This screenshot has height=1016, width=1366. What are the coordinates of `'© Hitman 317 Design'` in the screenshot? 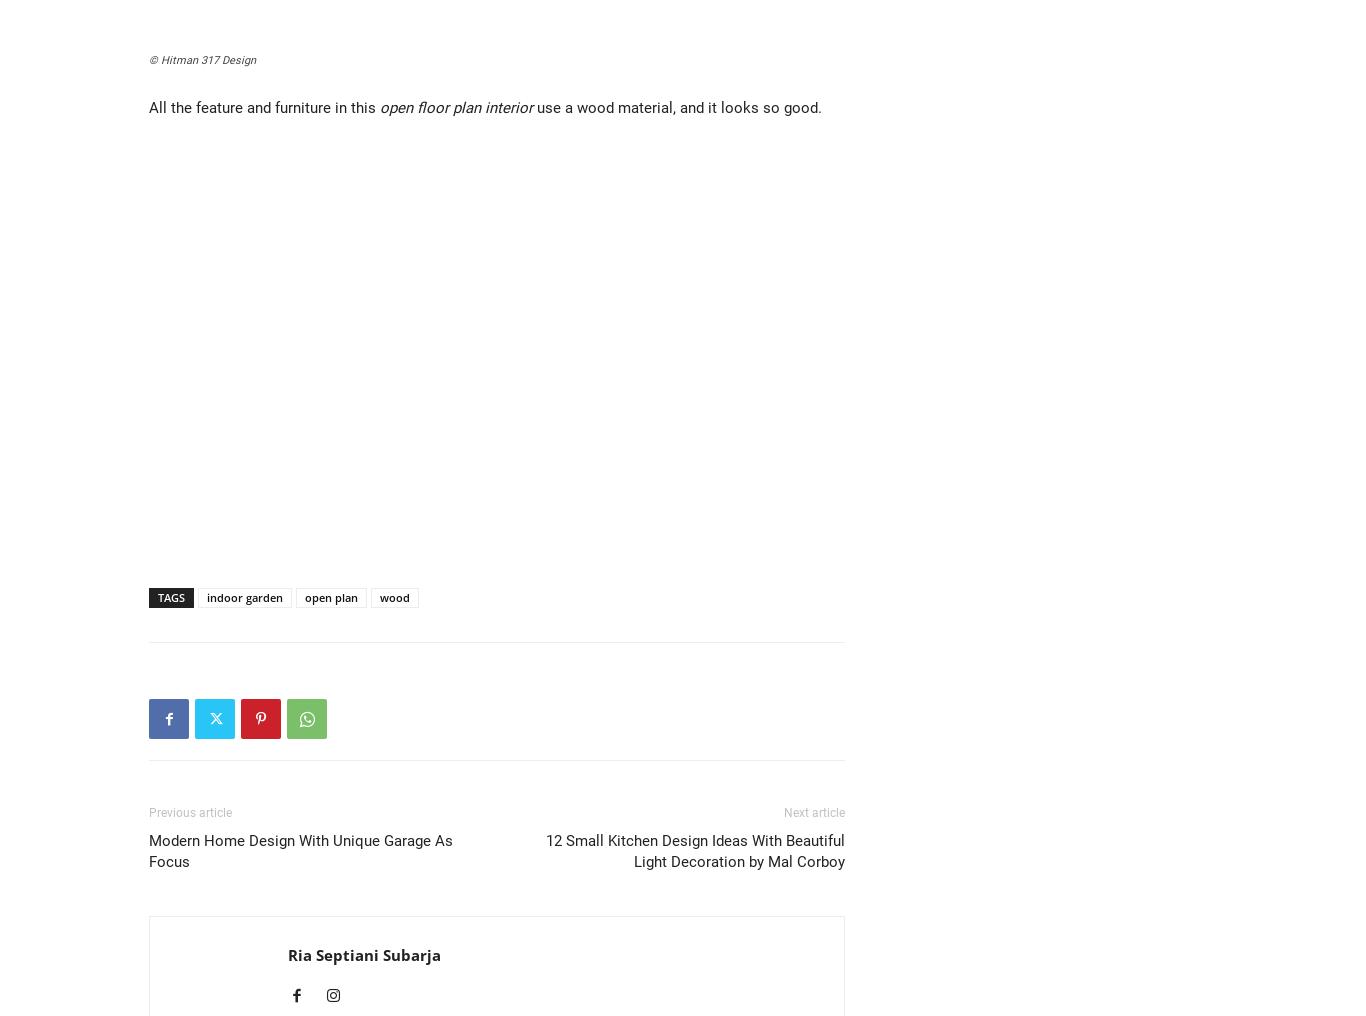 It's located at (148, 59).